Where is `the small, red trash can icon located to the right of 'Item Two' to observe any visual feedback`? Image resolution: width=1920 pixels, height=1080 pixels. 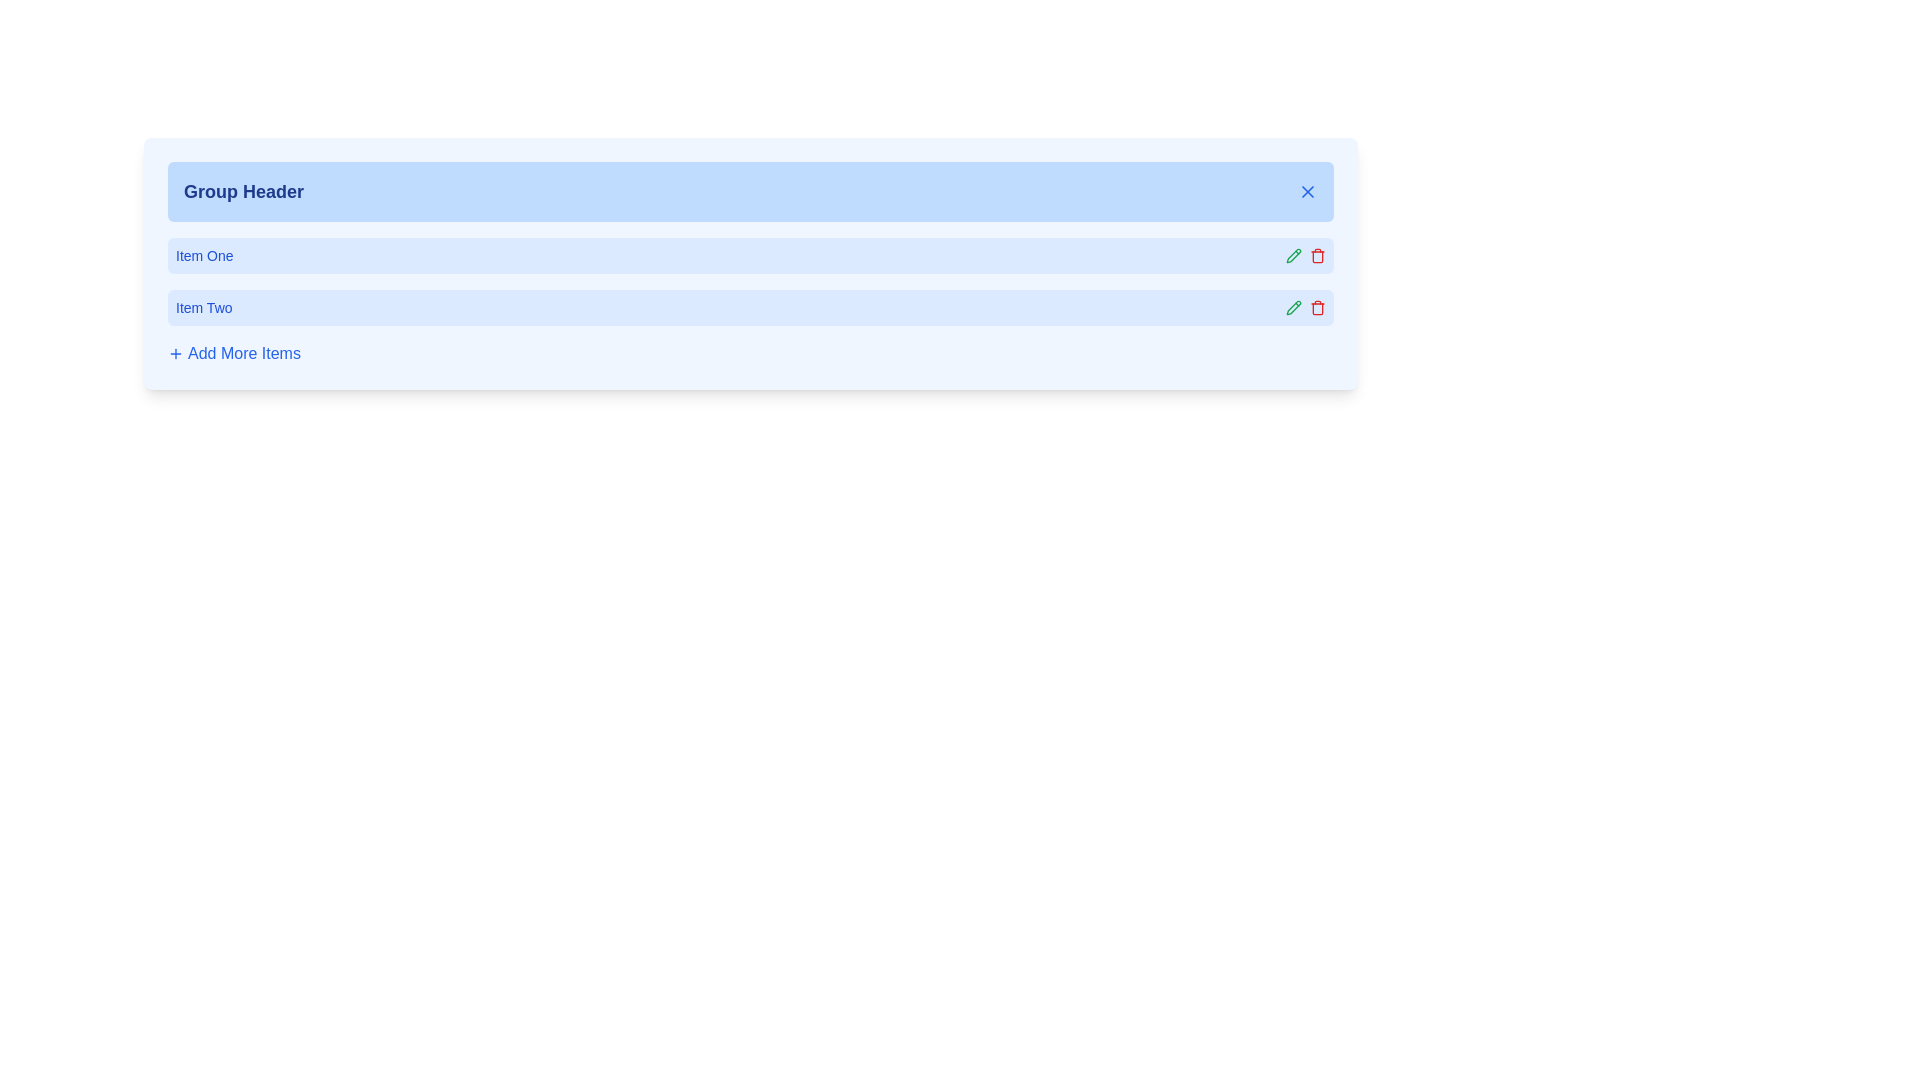
the small, red trash can icon located to the right of 'Item Two' to observe any visual feedback is located at coordinates (1318, 308).